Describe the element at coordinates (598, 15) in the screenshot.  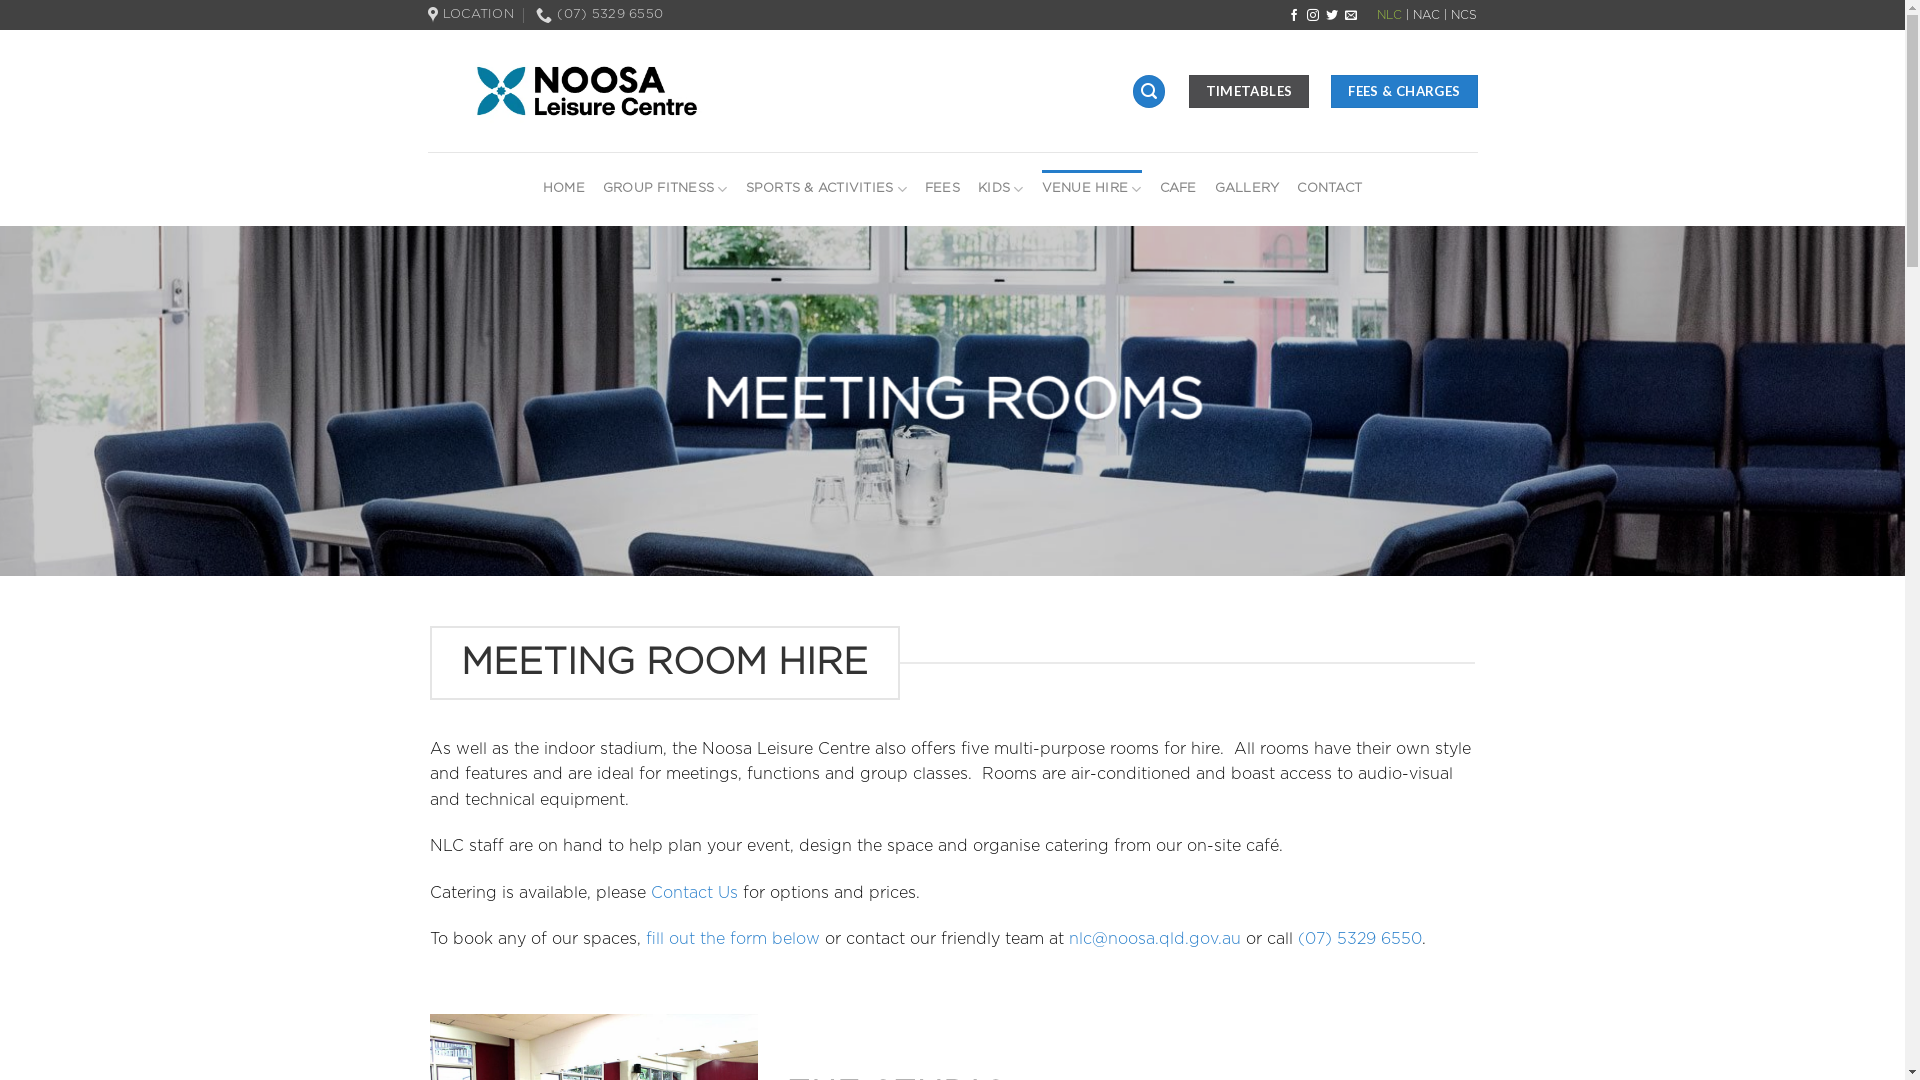
I see `'(07) 5329 6550'` at that location.